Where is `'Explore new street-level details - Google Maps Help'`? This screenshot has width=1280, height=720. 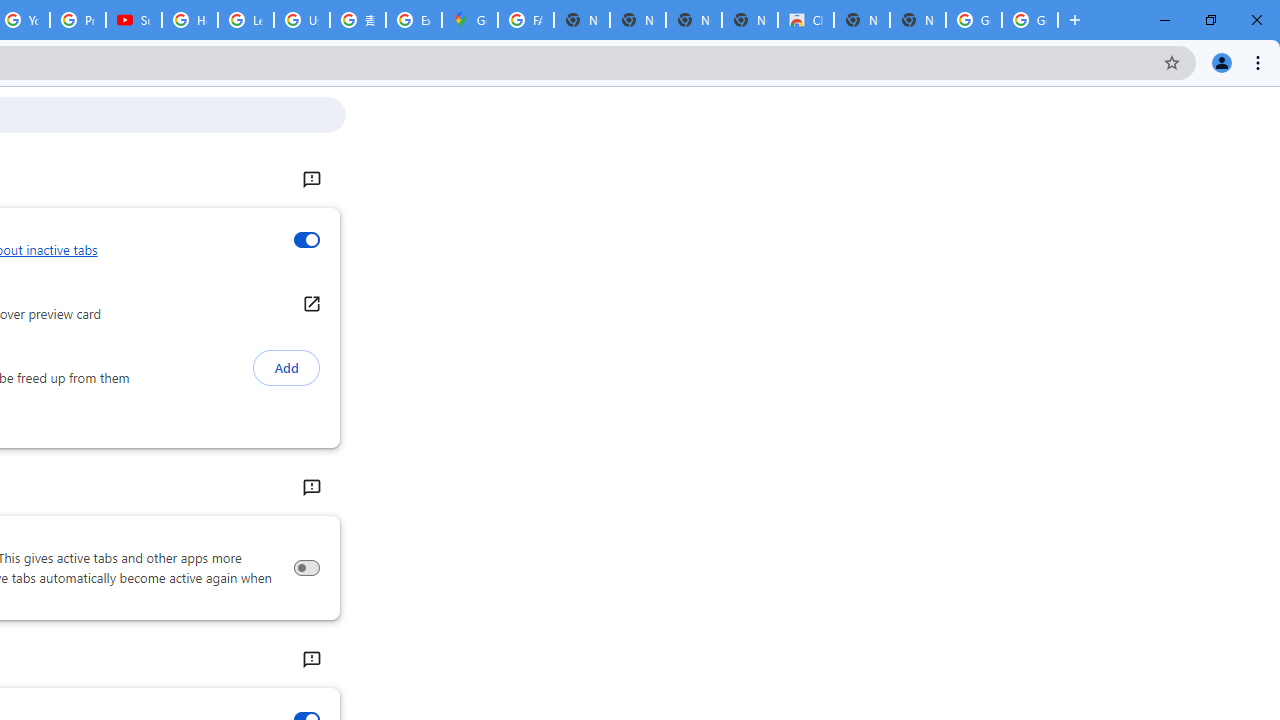 'Explore new street-level details - Google Maps Help' is located at coordinates (413, 20).